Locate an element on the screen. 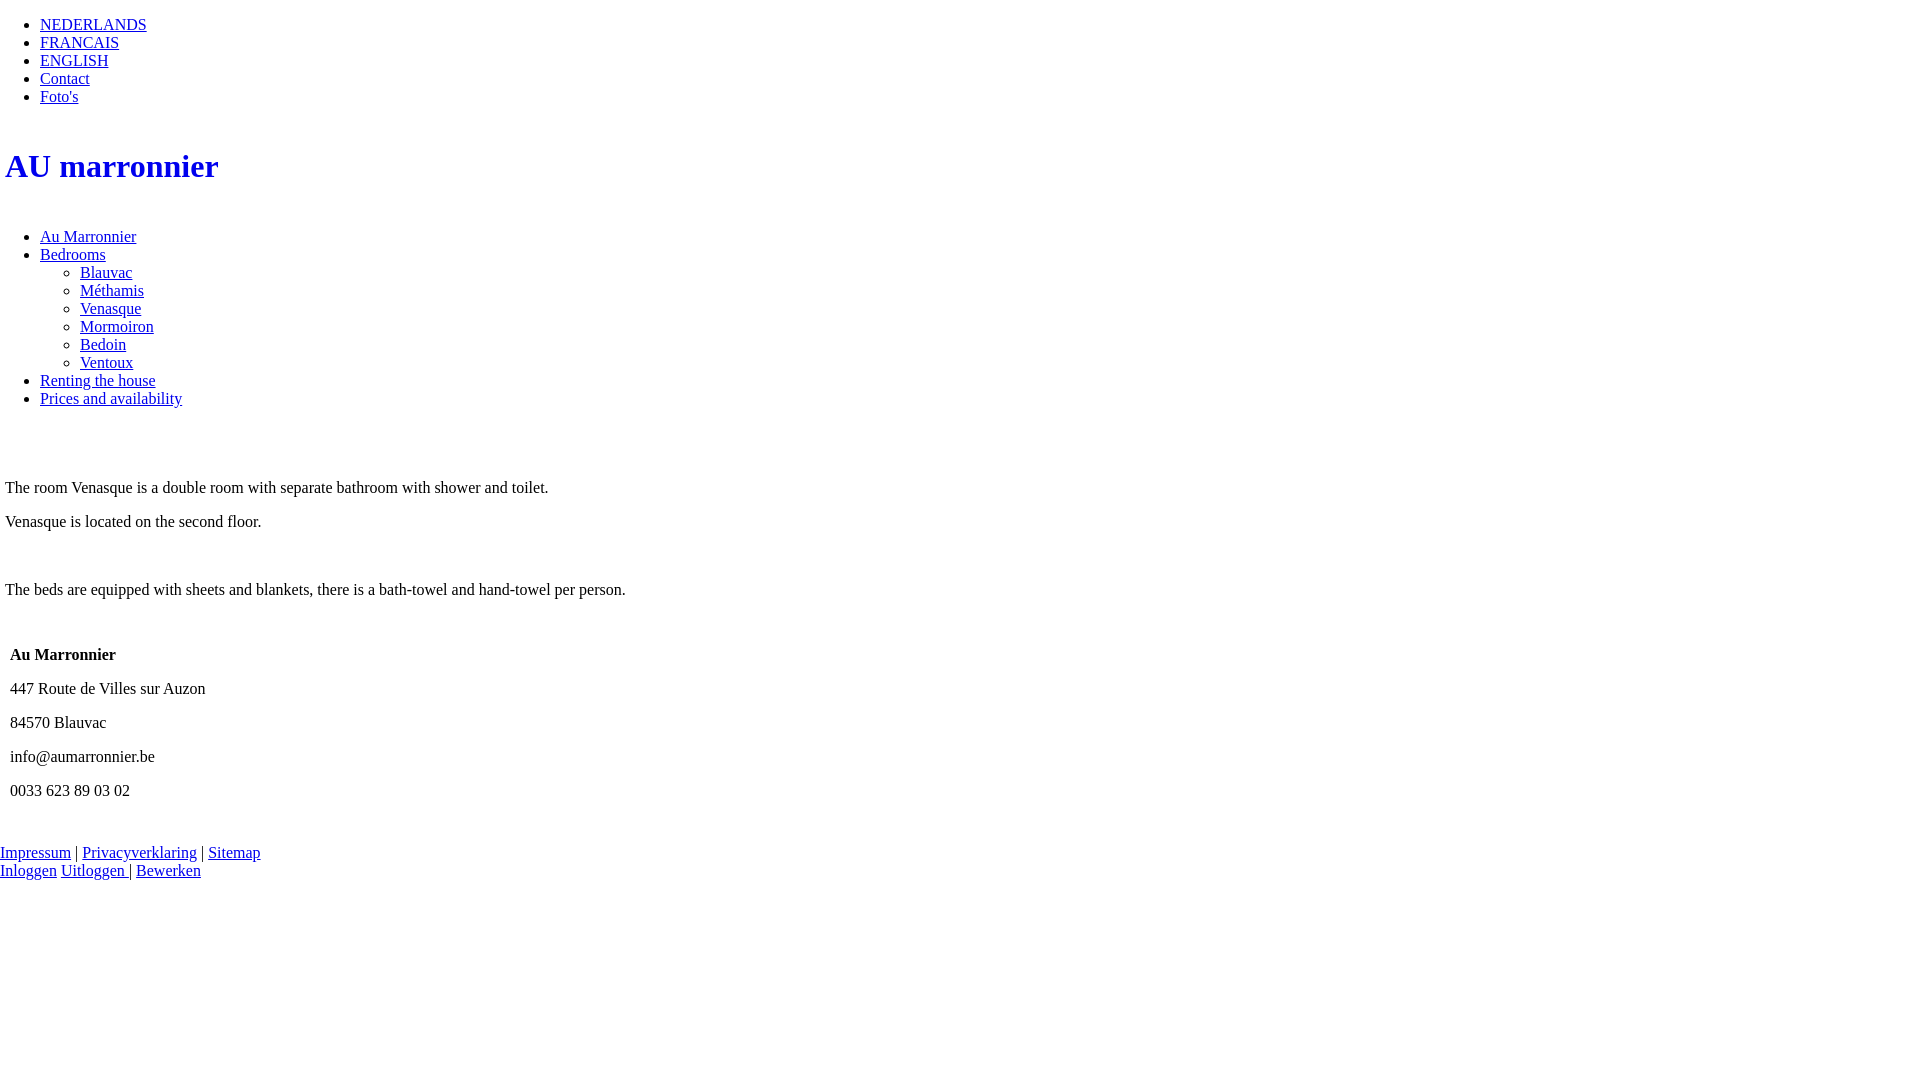 The width and height of the screenshot is (1920, 1080). 'Bewerken' is located at coordinates (168, 869).